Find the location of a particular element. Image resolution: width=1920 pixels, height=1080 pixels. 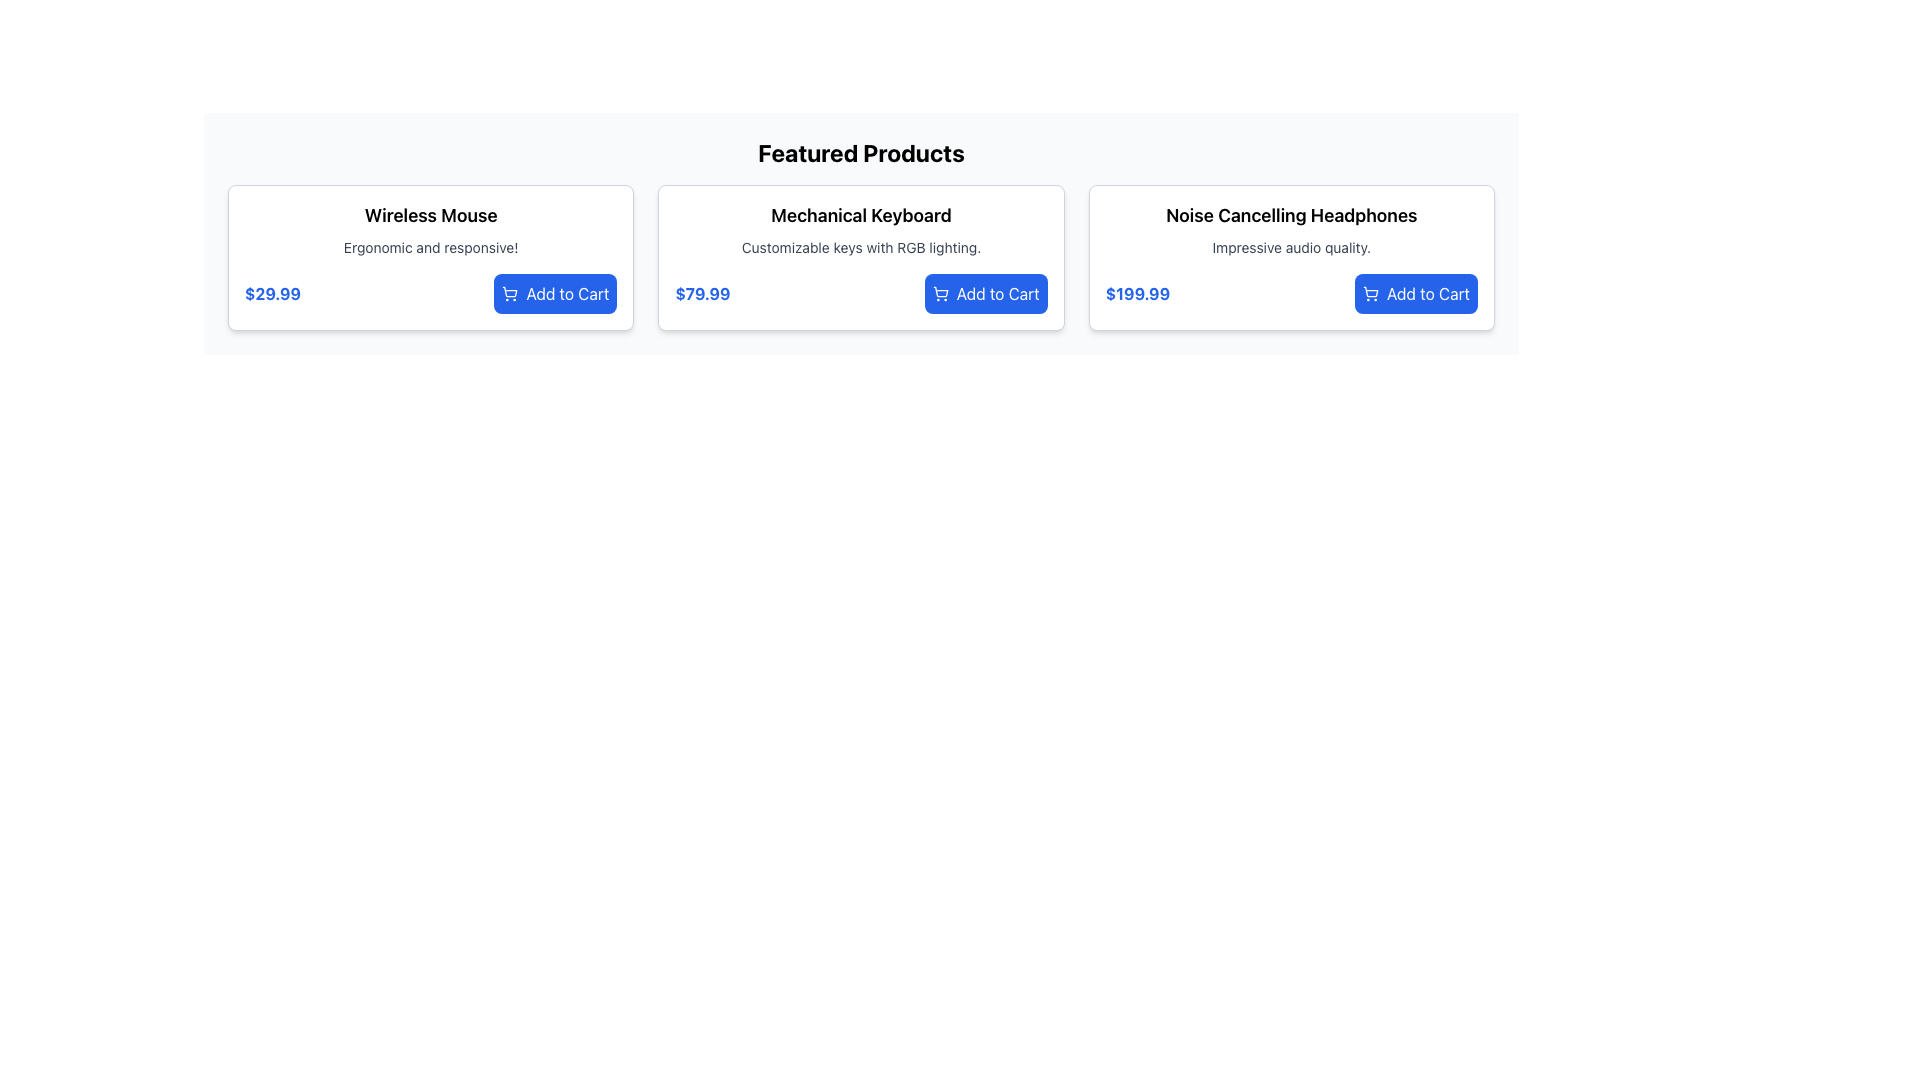

the blue rectangular 'Add to Cart' button with rounded corners located at the bottom-right corner of the first product card in the 'Featured Products' section is located at coordinates (555, 293).